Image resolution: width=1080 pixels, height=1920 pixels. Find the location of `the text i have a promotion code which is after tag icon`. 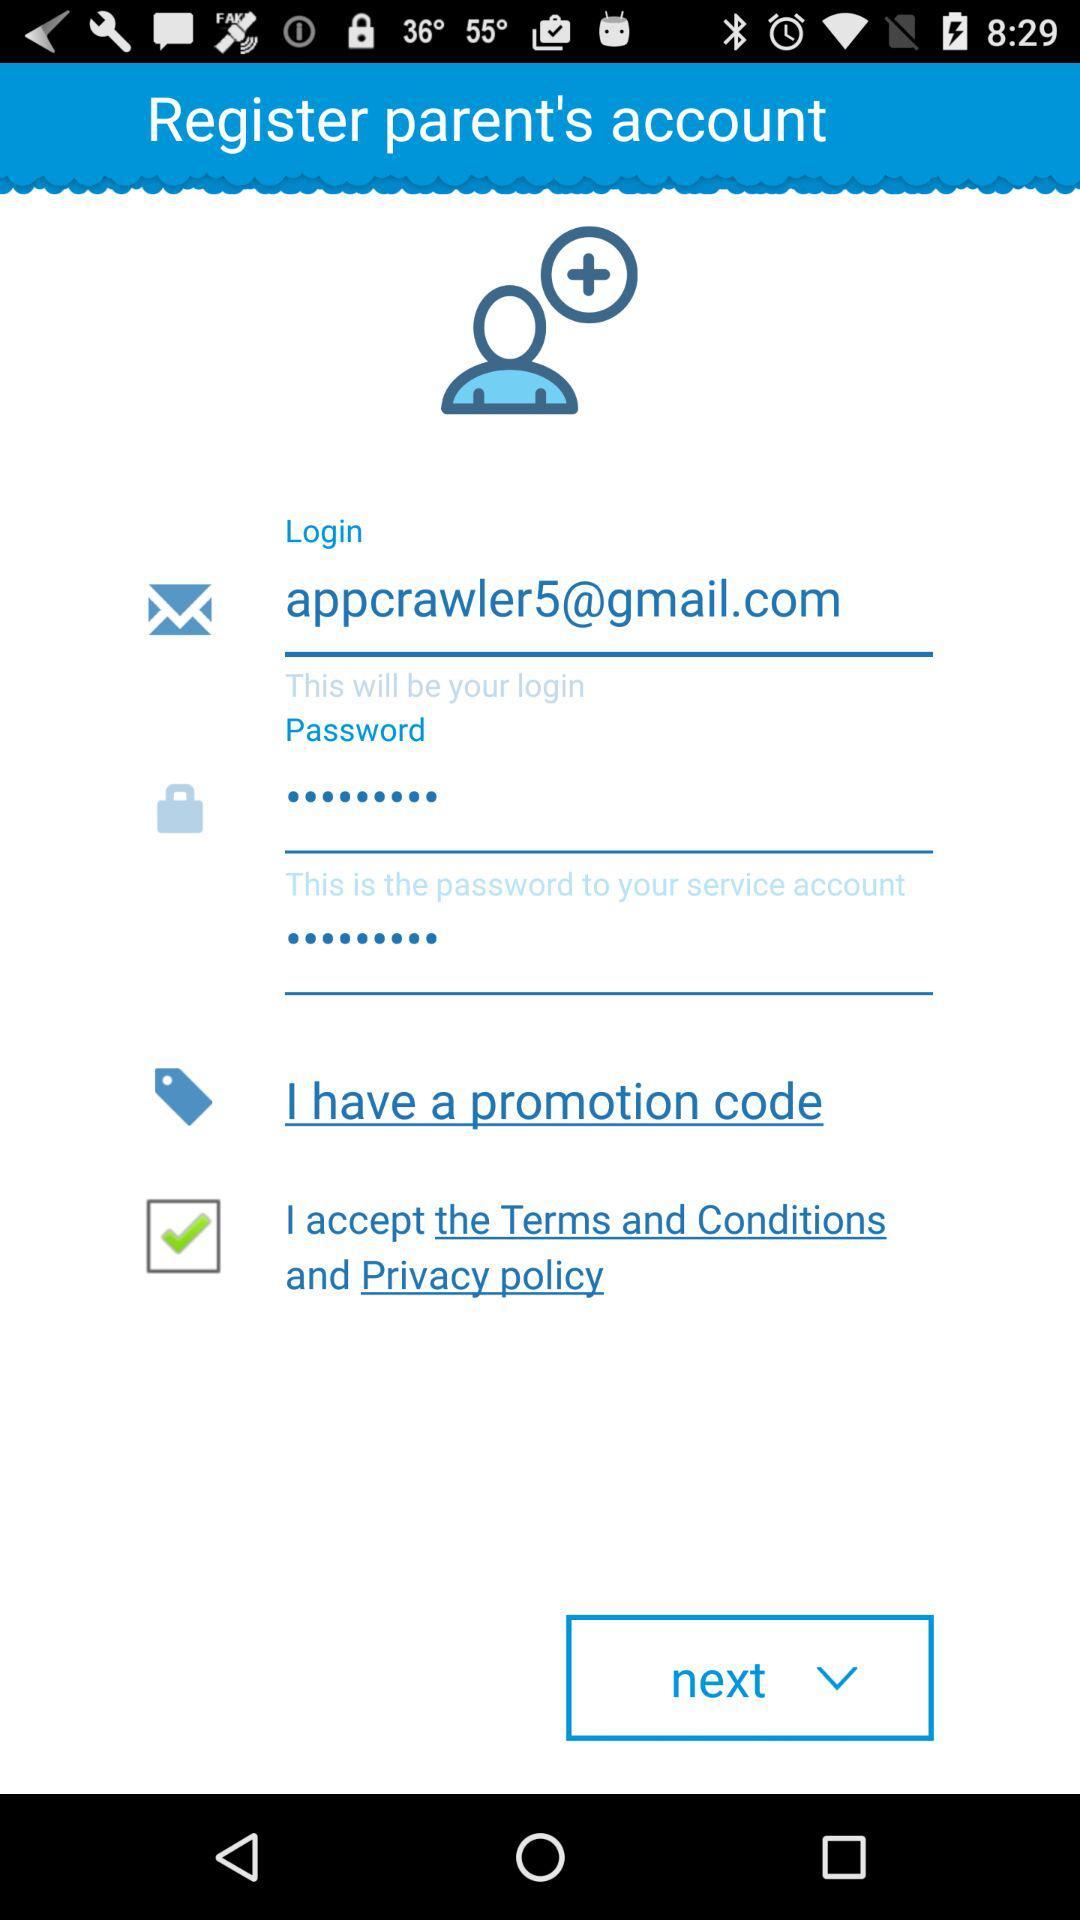

the text i have a promotion code which is after tag icon is located at coordinates (608, 1096).